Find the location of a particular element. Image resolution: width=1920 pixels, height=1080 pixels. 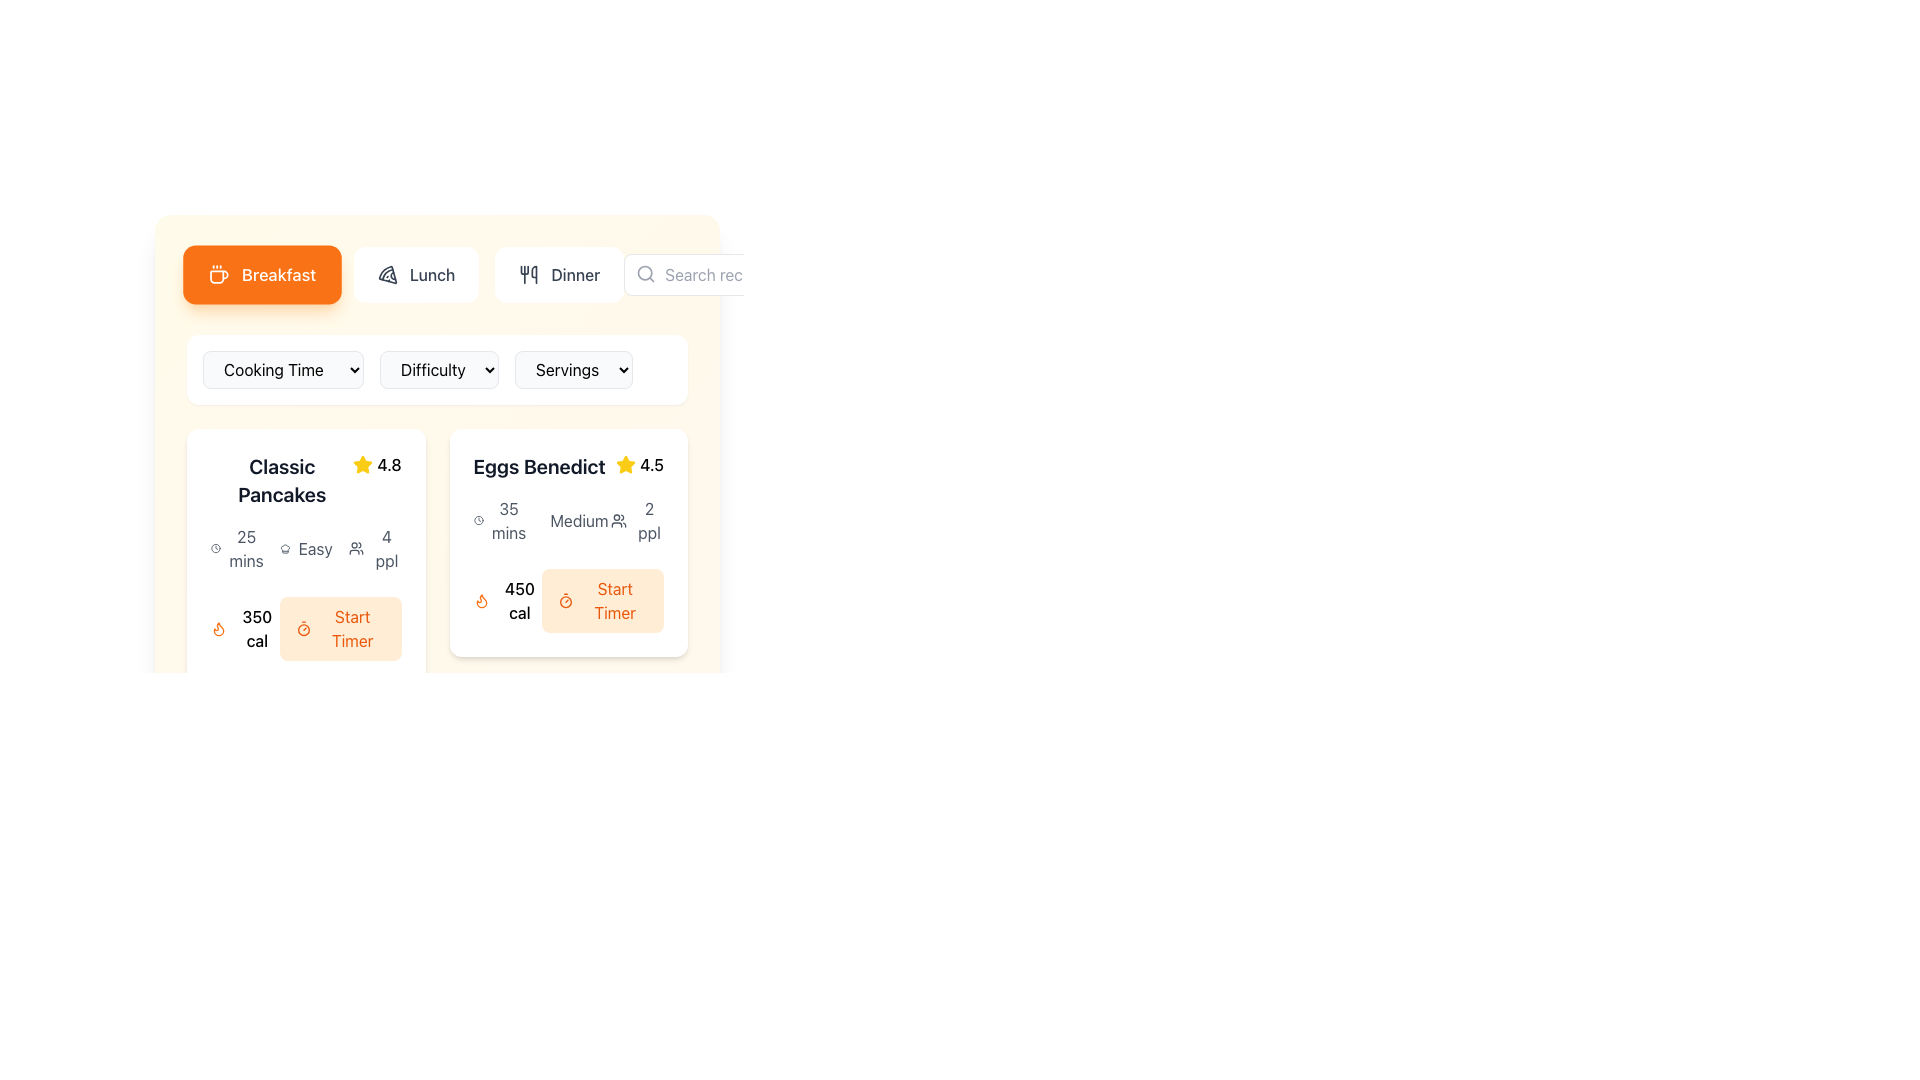

numeric rating displayed in the text label located in the upper-right corner of the 'Classic Pancakes' card, adjacent to the yellow star icon is located at coordinates (389, 465).